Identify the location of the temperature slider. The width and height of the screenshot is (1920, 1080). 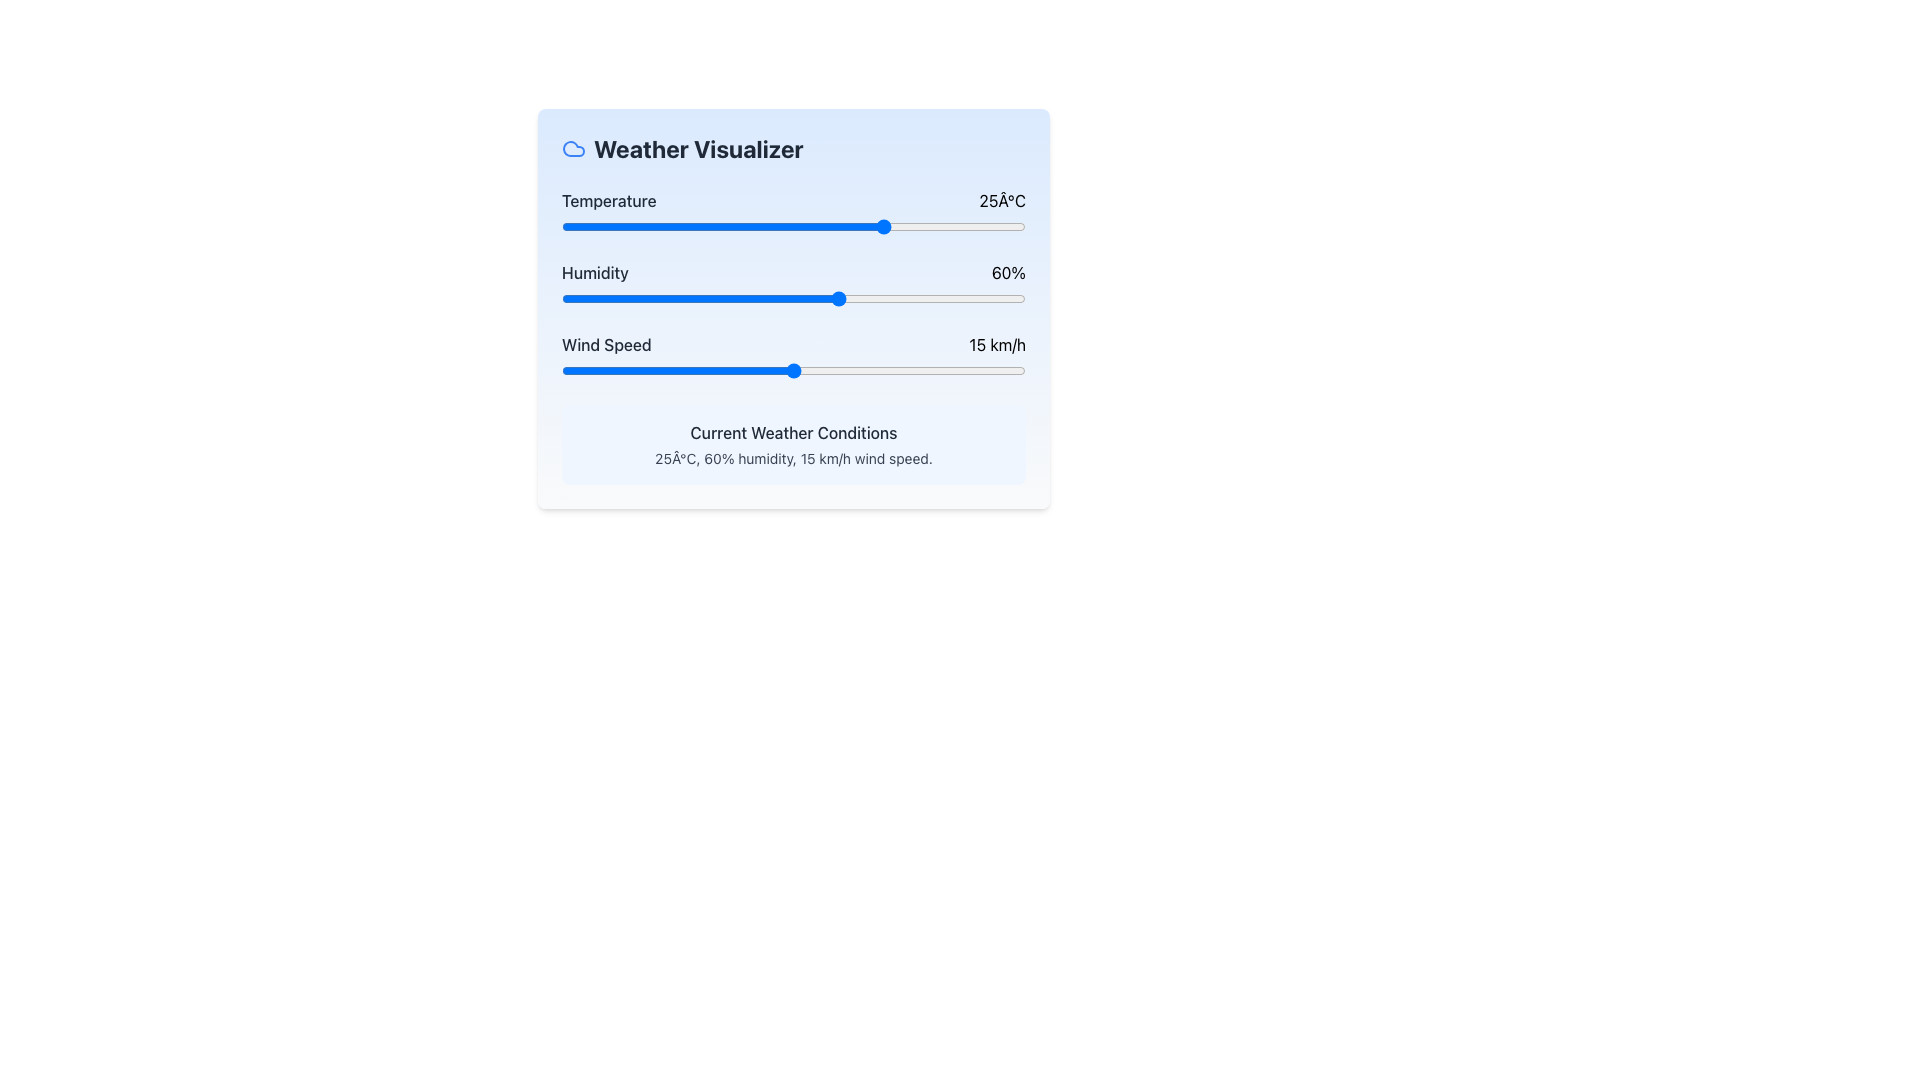
(691, 226).